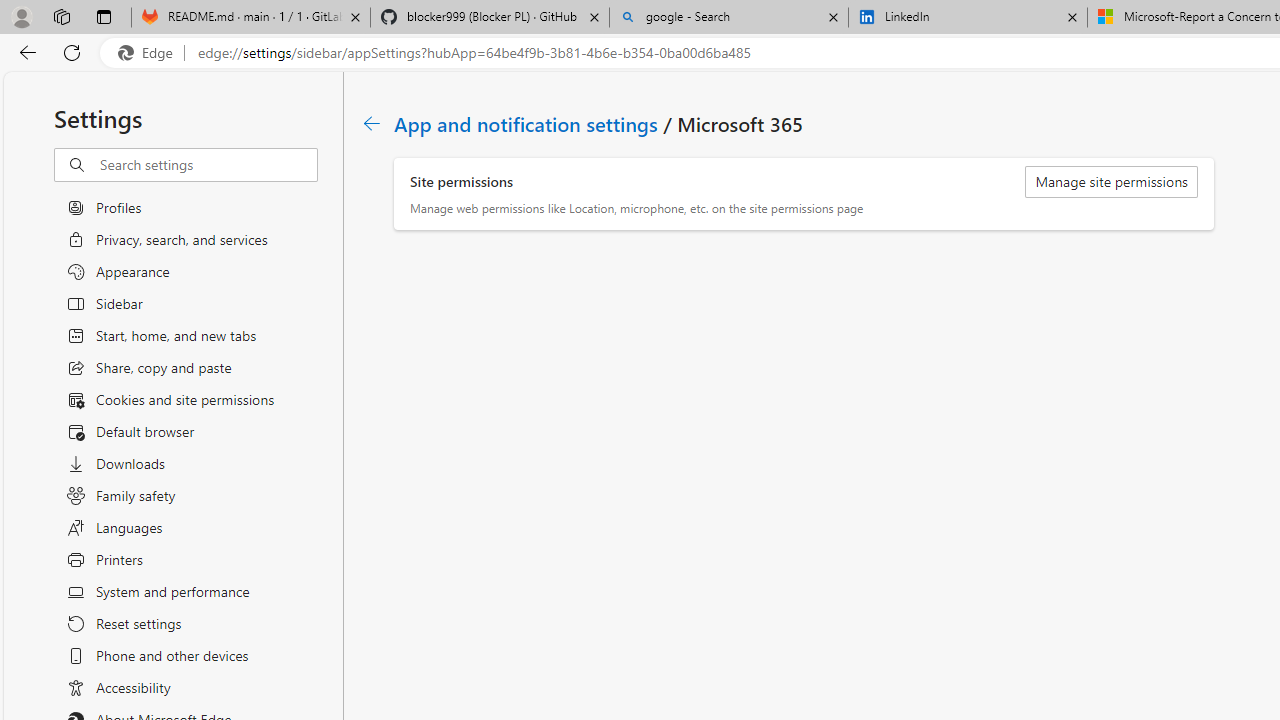 This screenshot has width=1280, height=720. Describe the element at coordinates (967, 17) in the screenshot. I see `'LinkedIn'` at that location.